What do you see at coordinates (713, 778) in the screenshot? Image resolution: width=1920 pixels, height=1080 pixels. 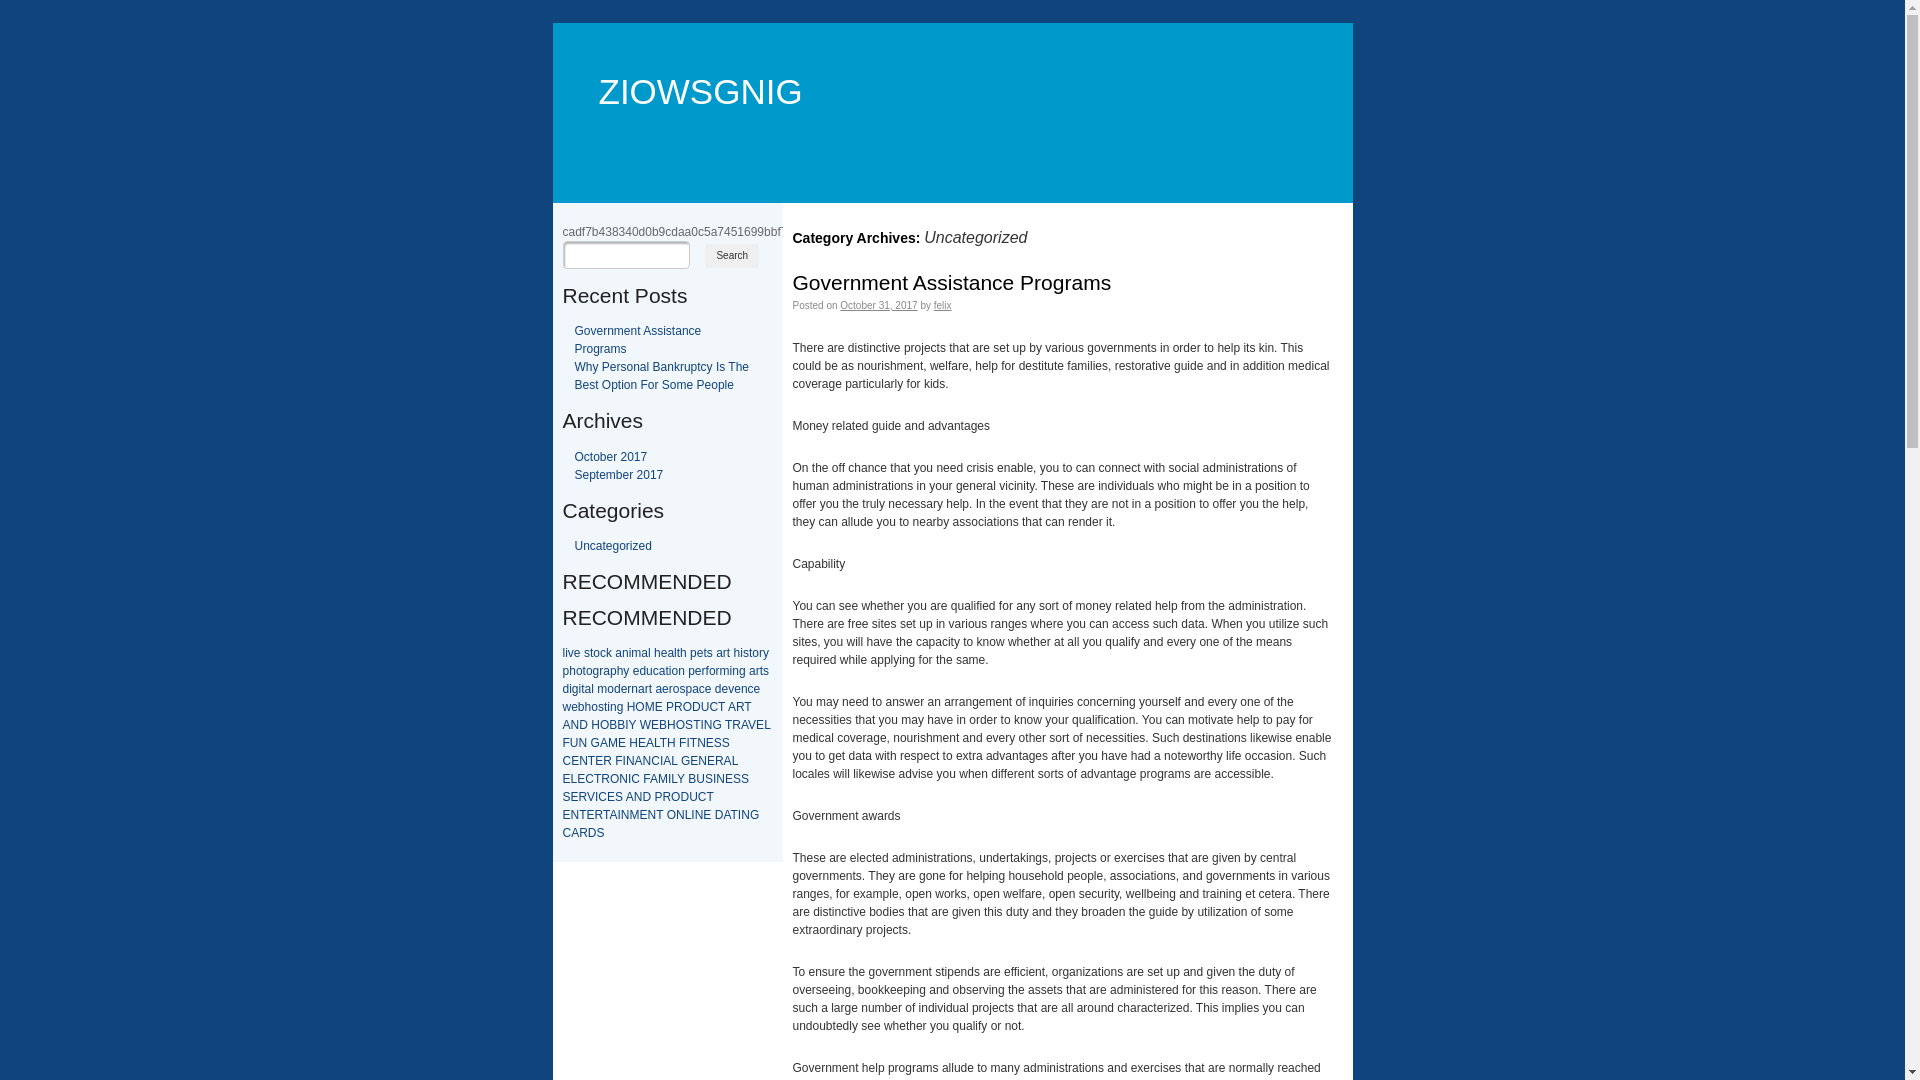 I see `'I'` at bounding box center [713, 778].